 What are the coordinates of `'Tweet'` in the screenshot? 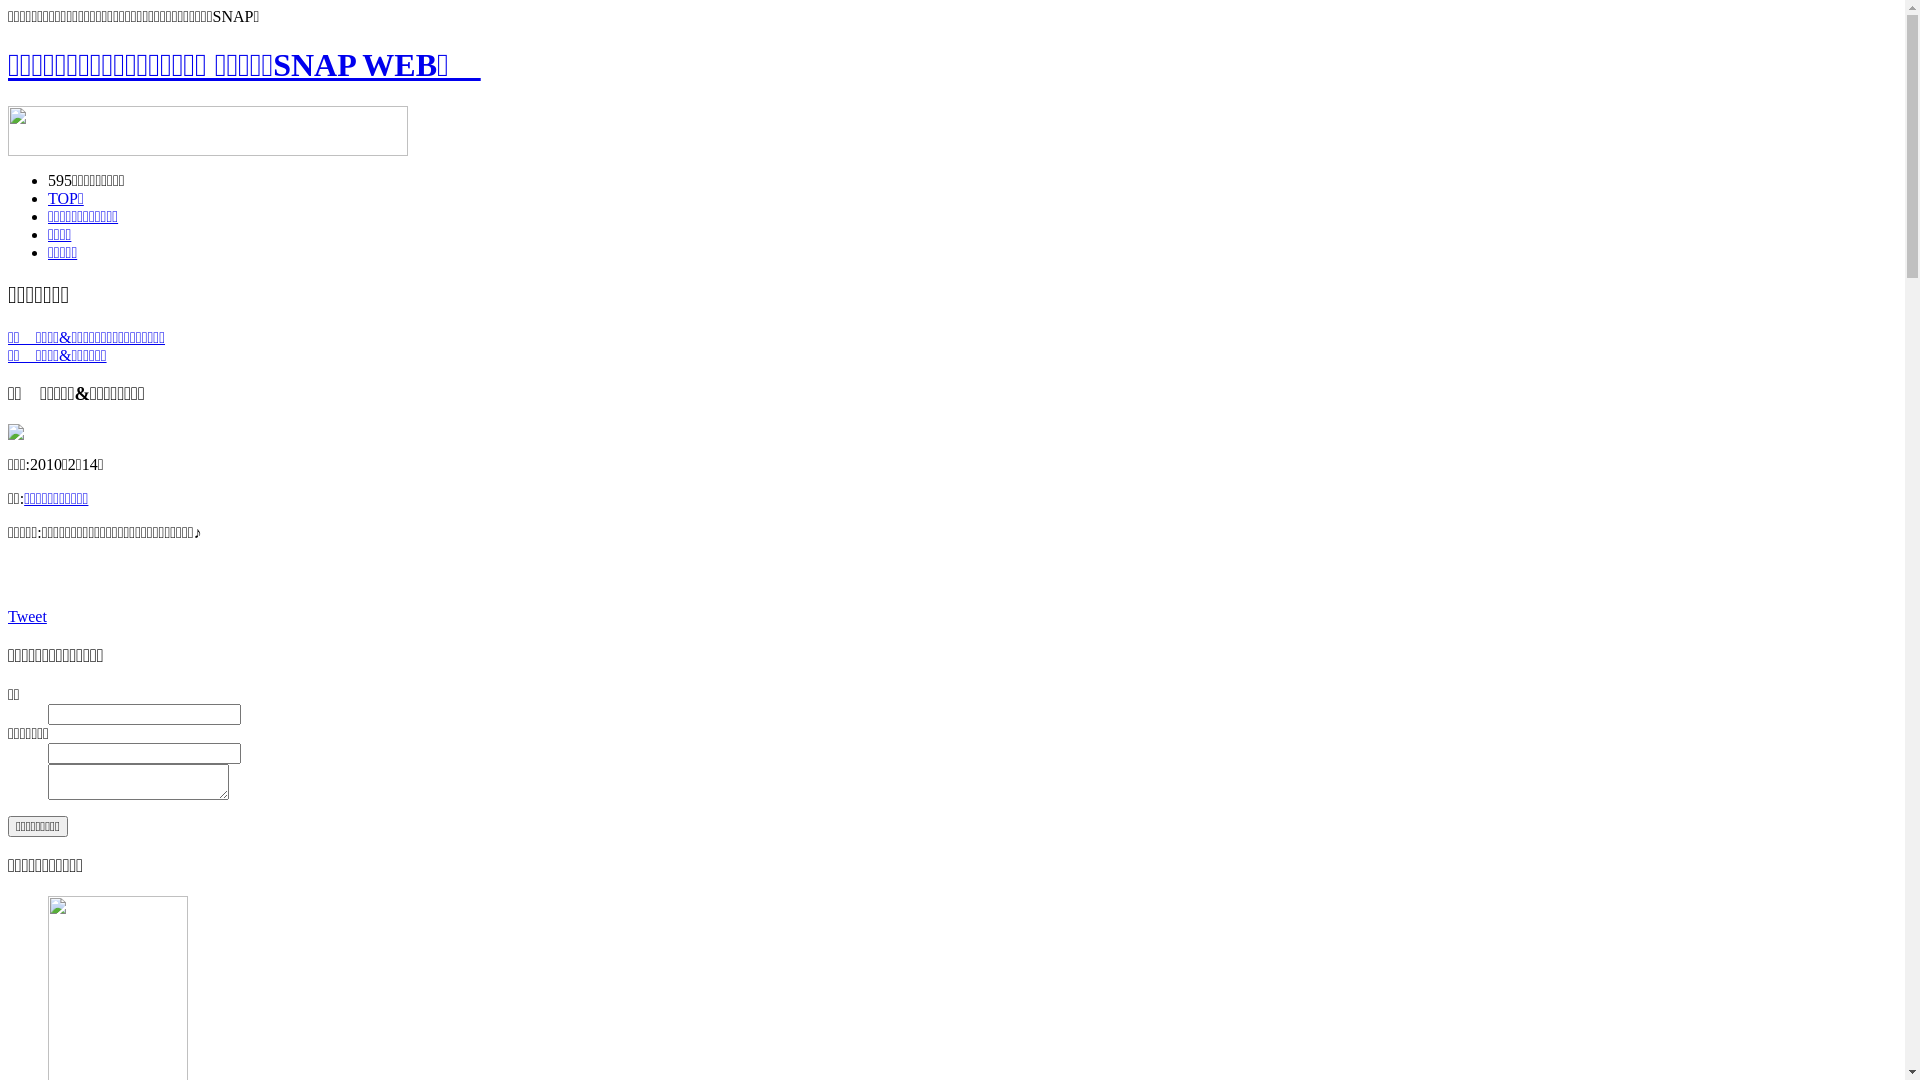 It's located at (8, 615).